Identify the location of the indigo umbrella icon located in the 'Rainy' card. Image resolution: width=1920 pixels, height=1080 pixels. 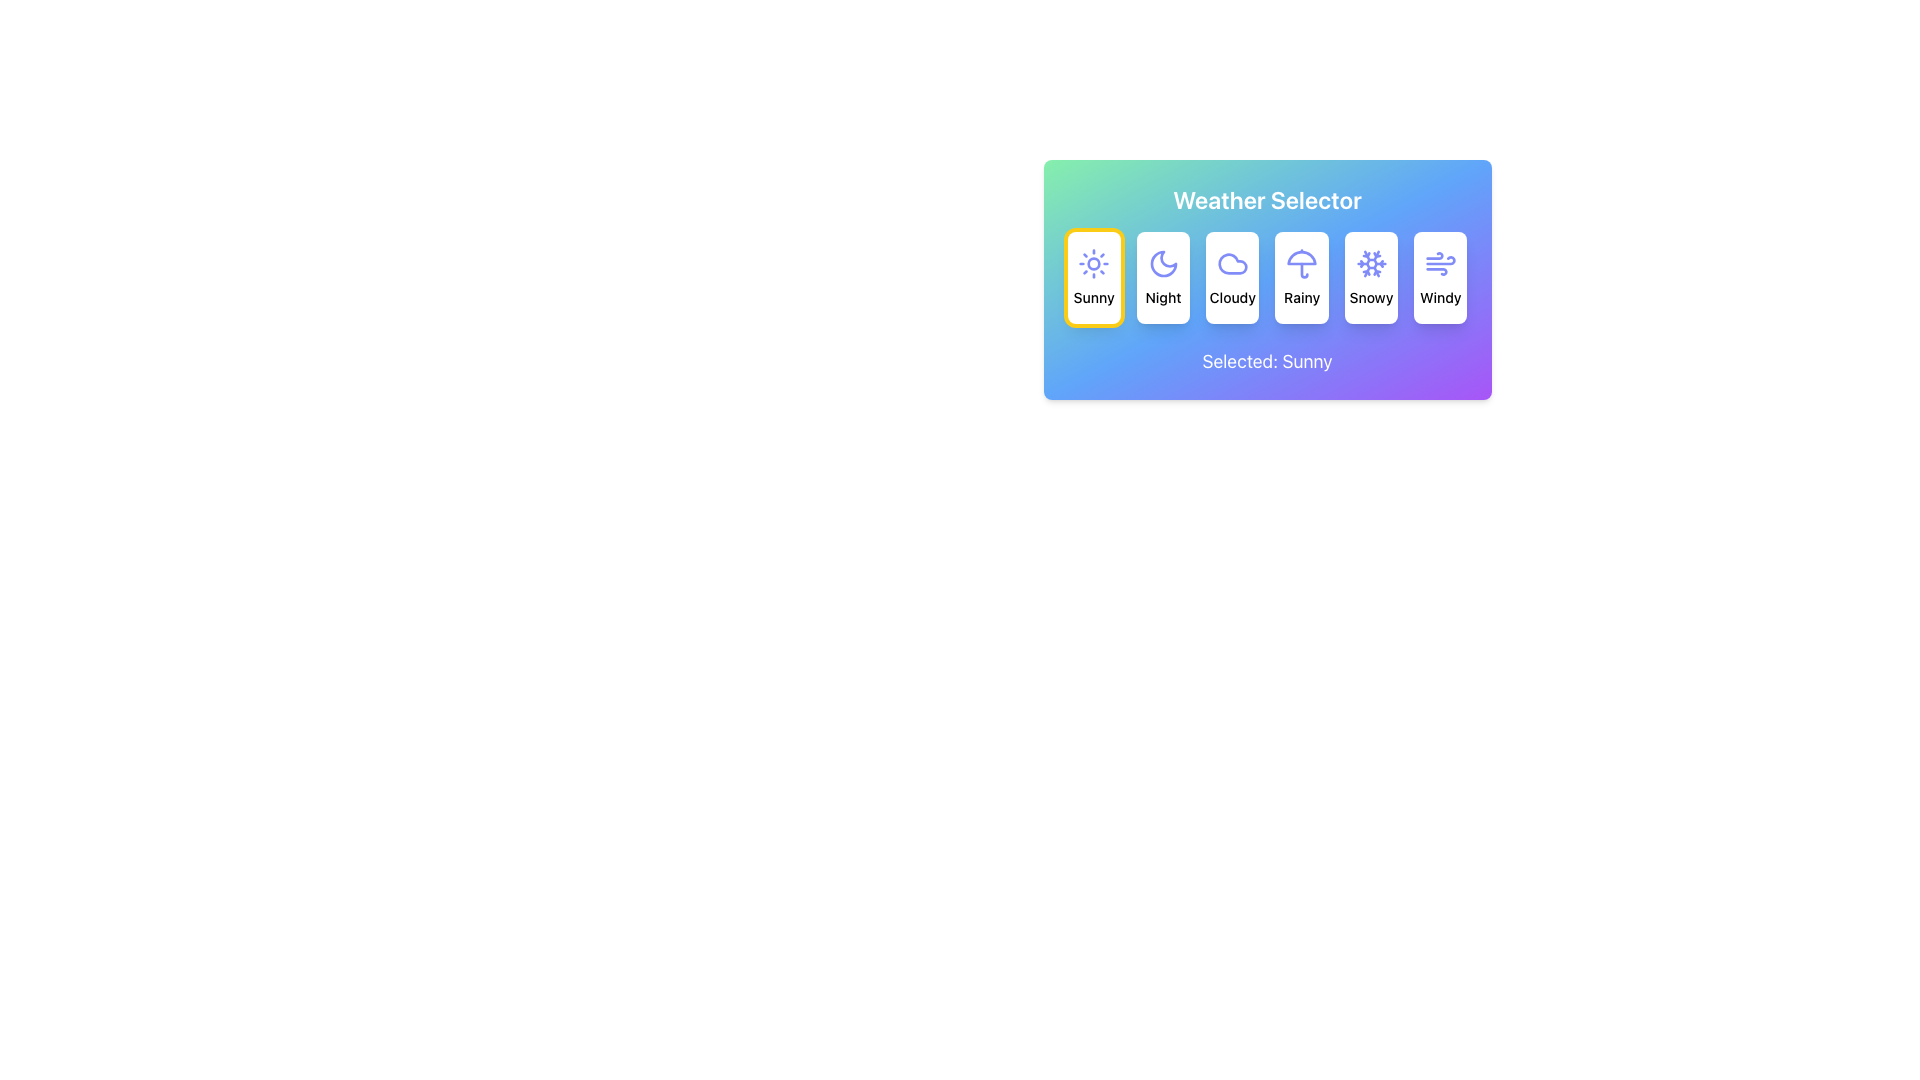
(1302, 262).